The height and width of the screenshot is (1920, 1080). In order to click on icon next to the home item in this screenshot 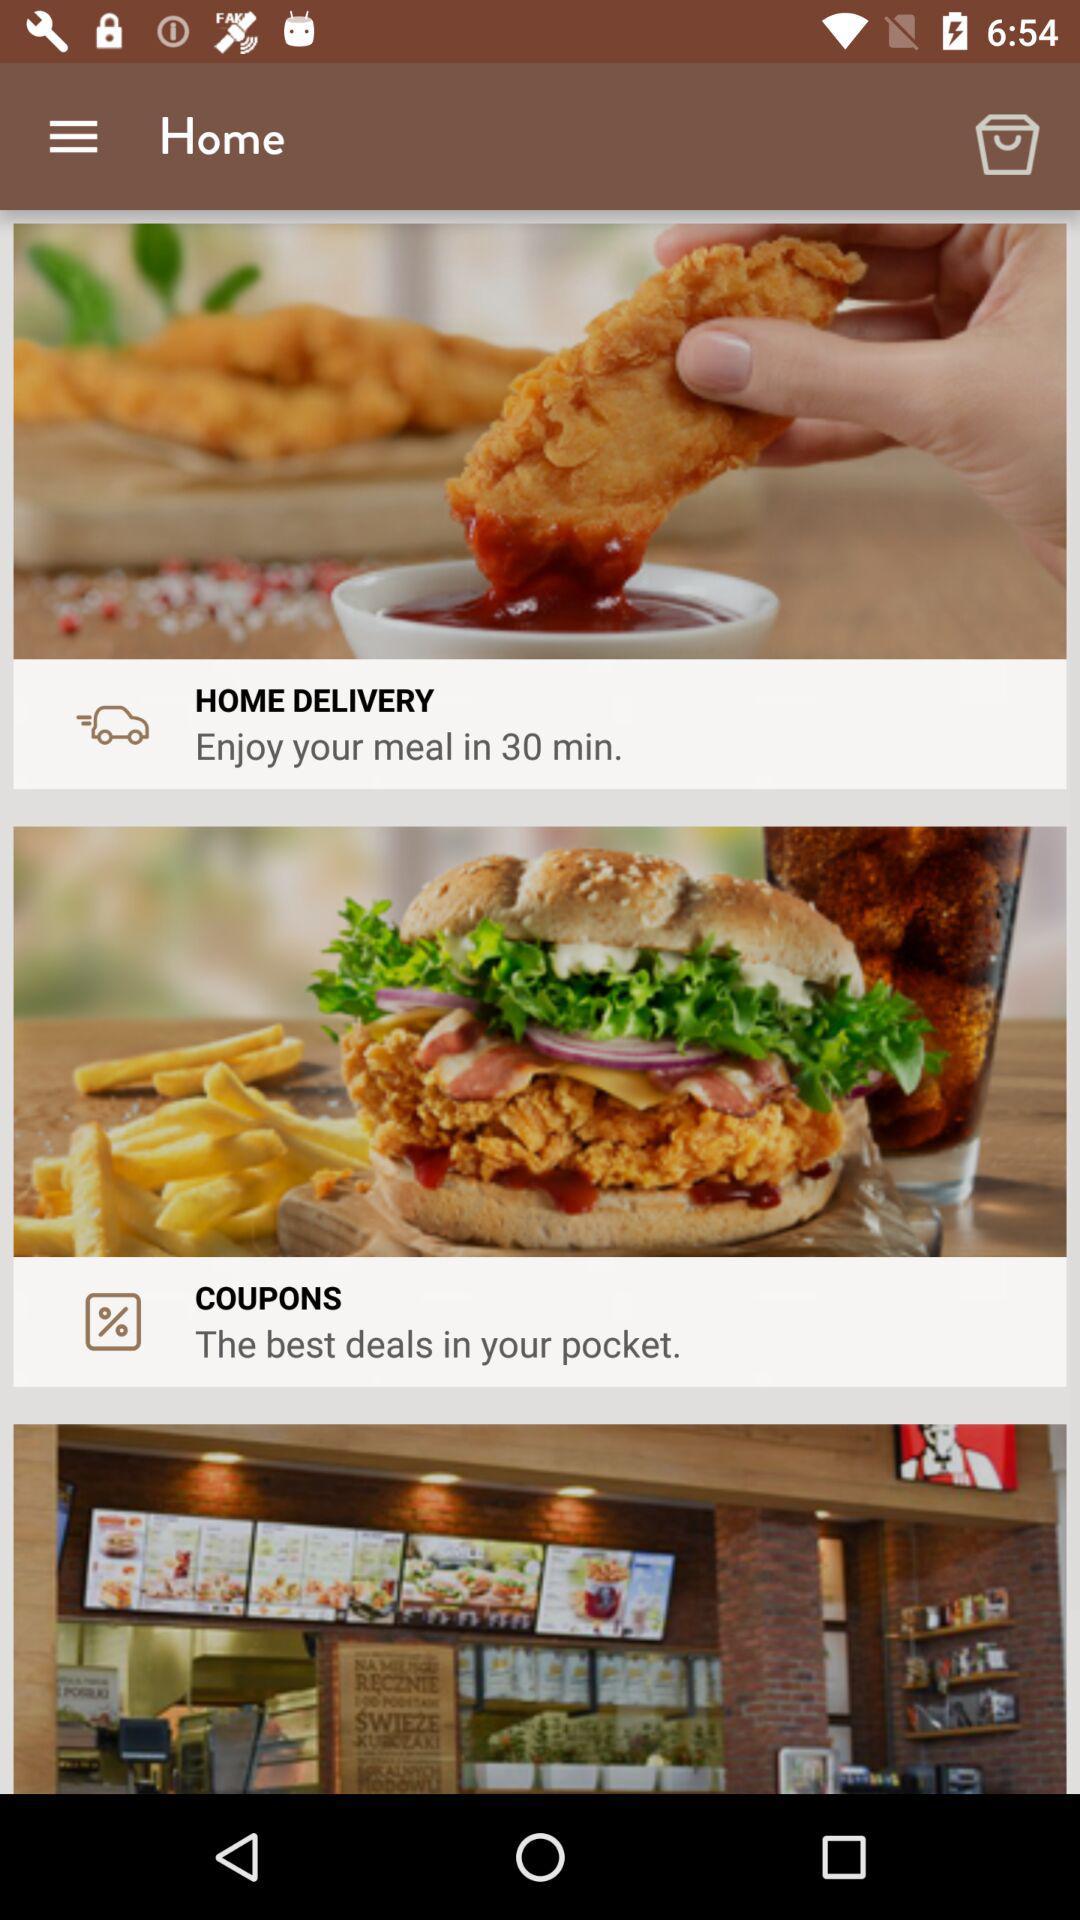, I will do `click(1006, 135)`.